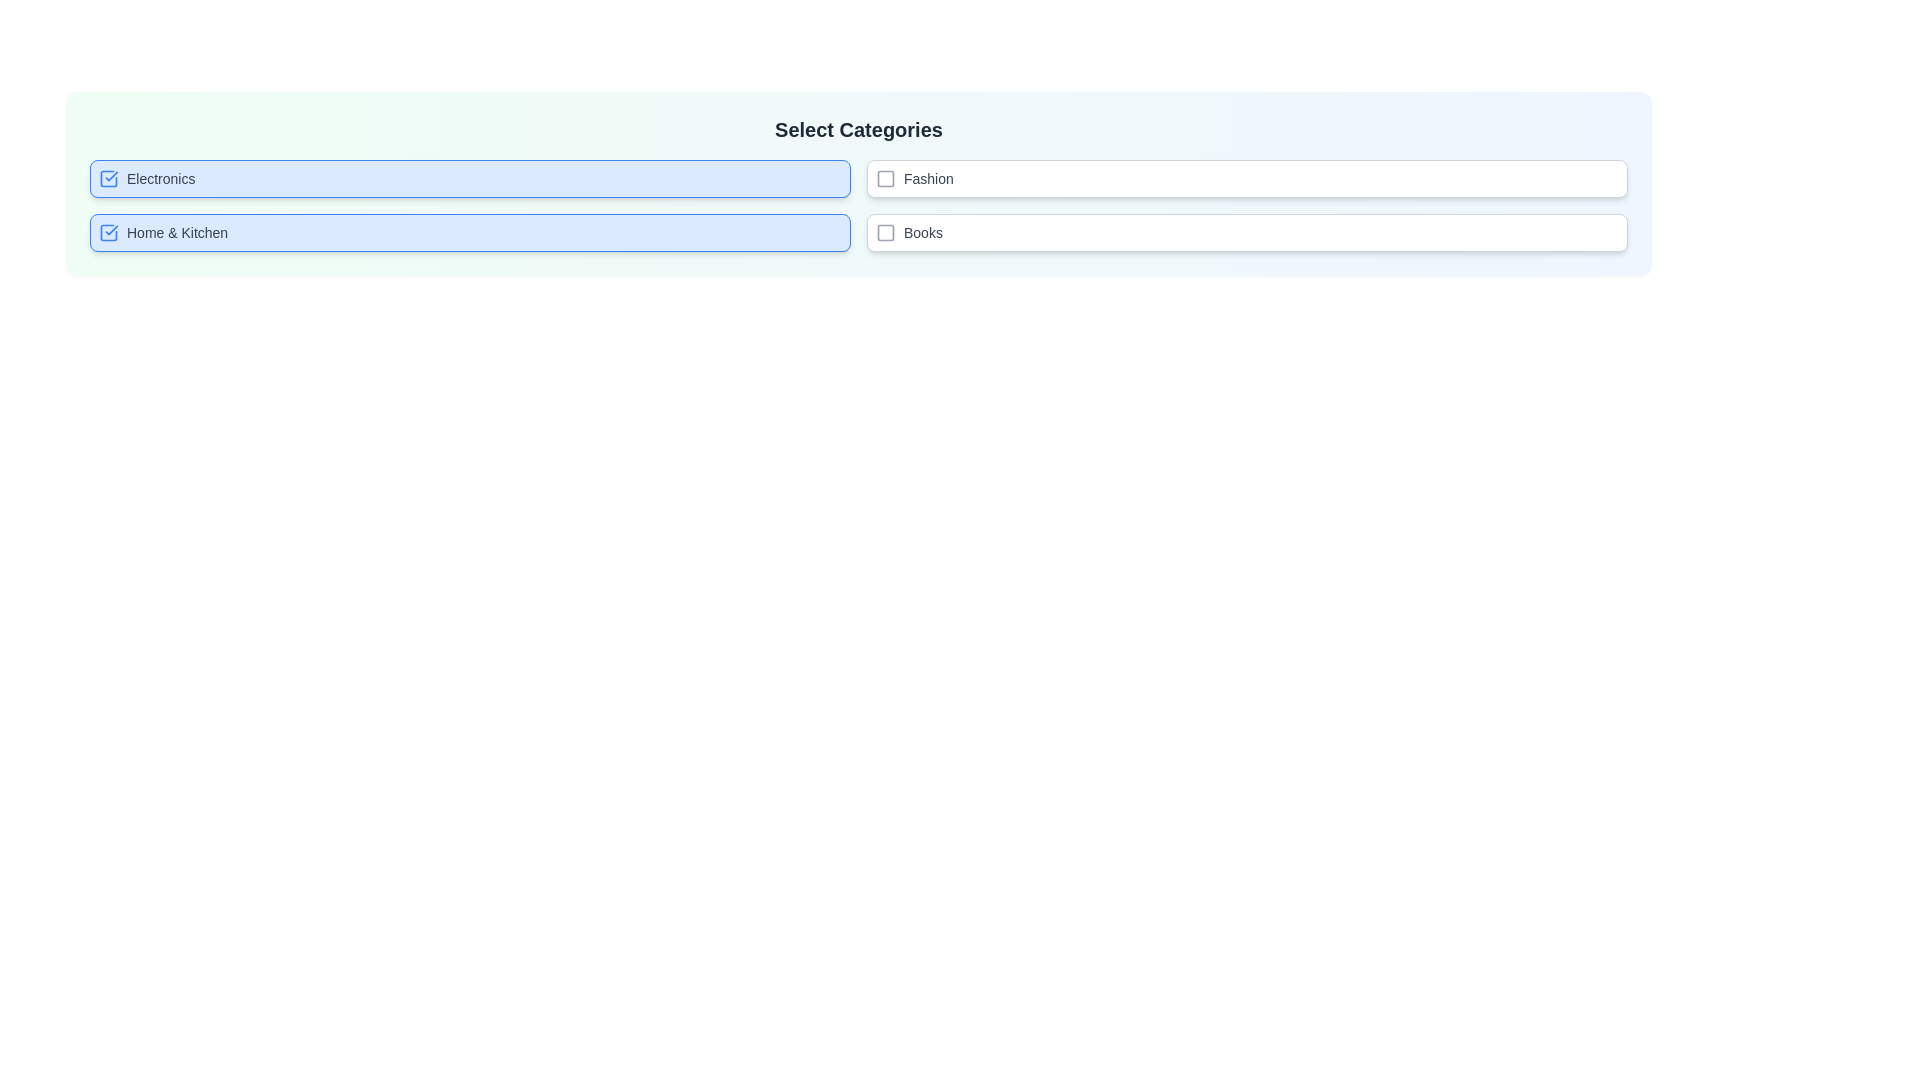  What do you see at coordinates (885, 231) in the screenshot?
I see `the checkbox located in the 'Books' row of the category selection layout to trigger additional effects` at bounding box center [885, 231].